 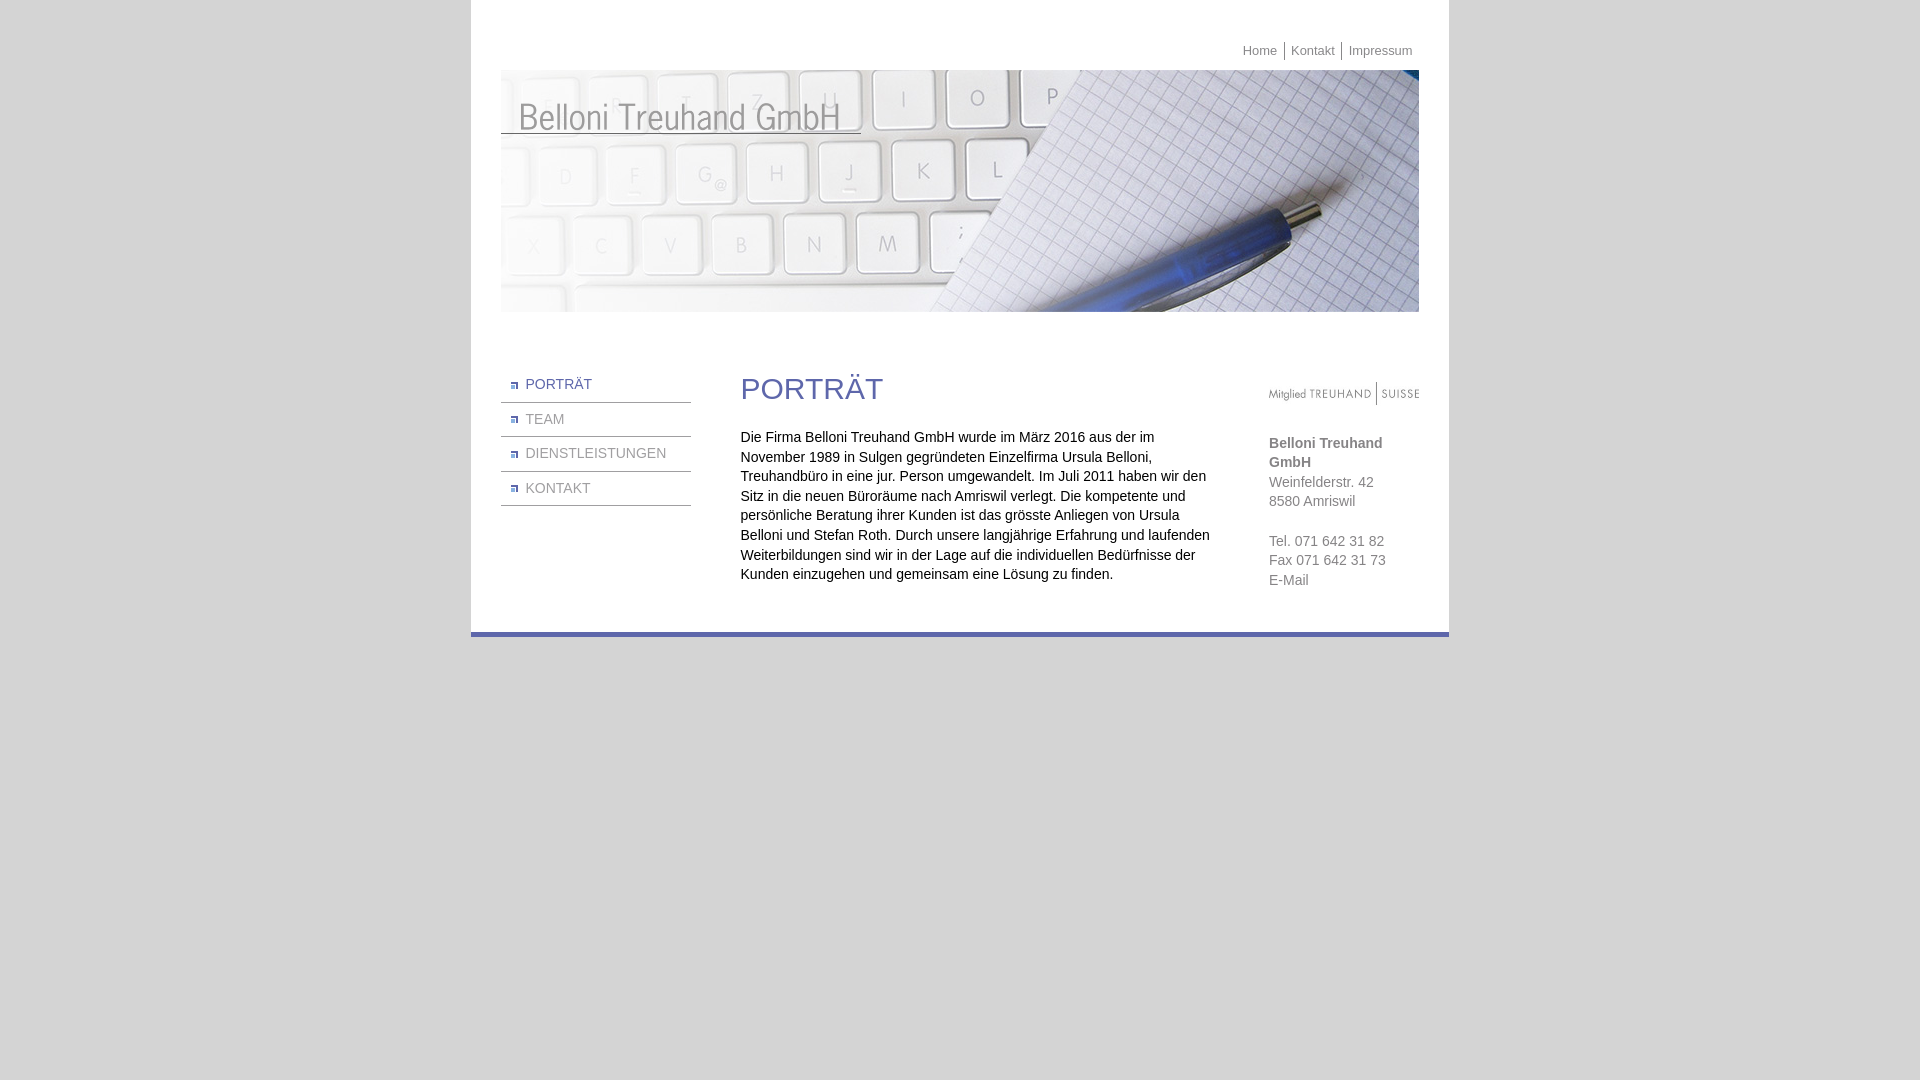 What do you see at coordinates (1258, 49) in the screenshot?
I see `'Home'` at bounding box center [1258, 49].